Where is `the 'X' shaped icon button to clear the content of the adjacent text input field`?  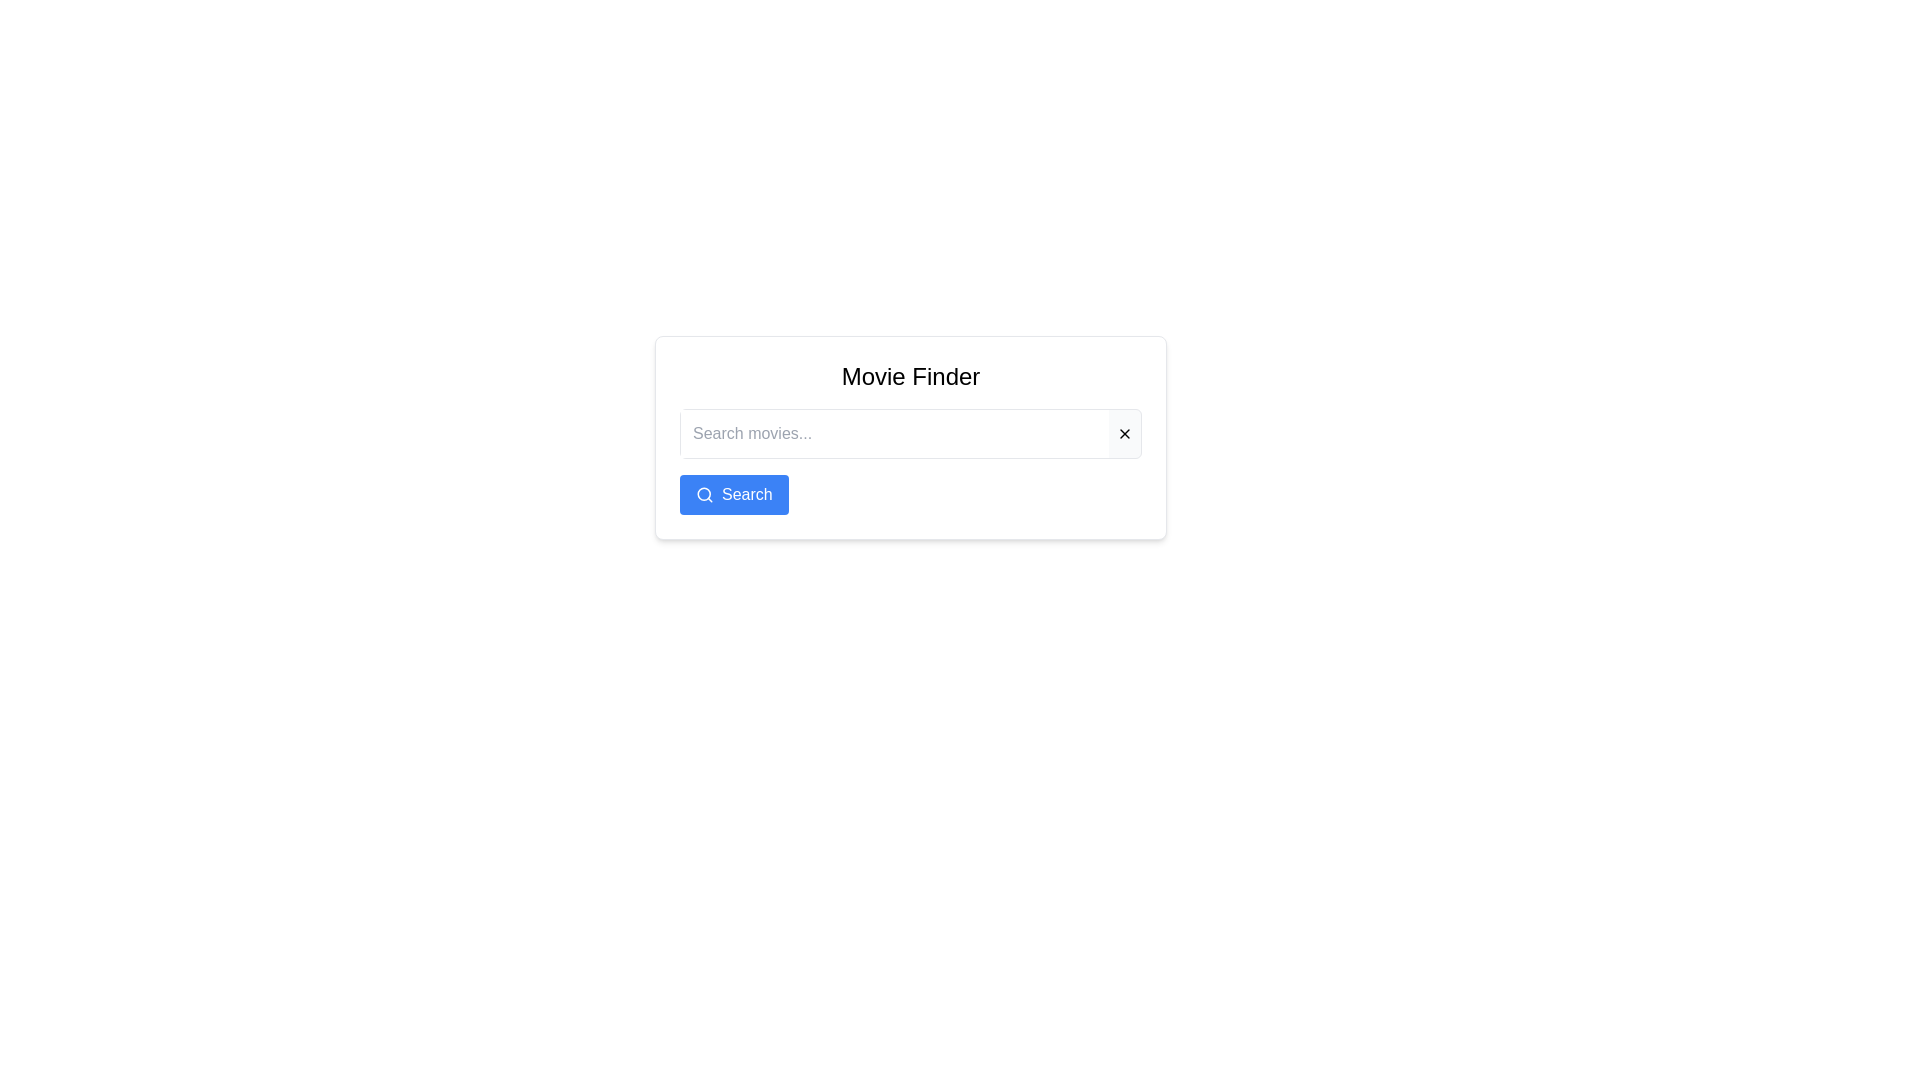 the 'X' shaped icon button to clear the content of the adjacent text input field is located at coordinates (1124, 433).